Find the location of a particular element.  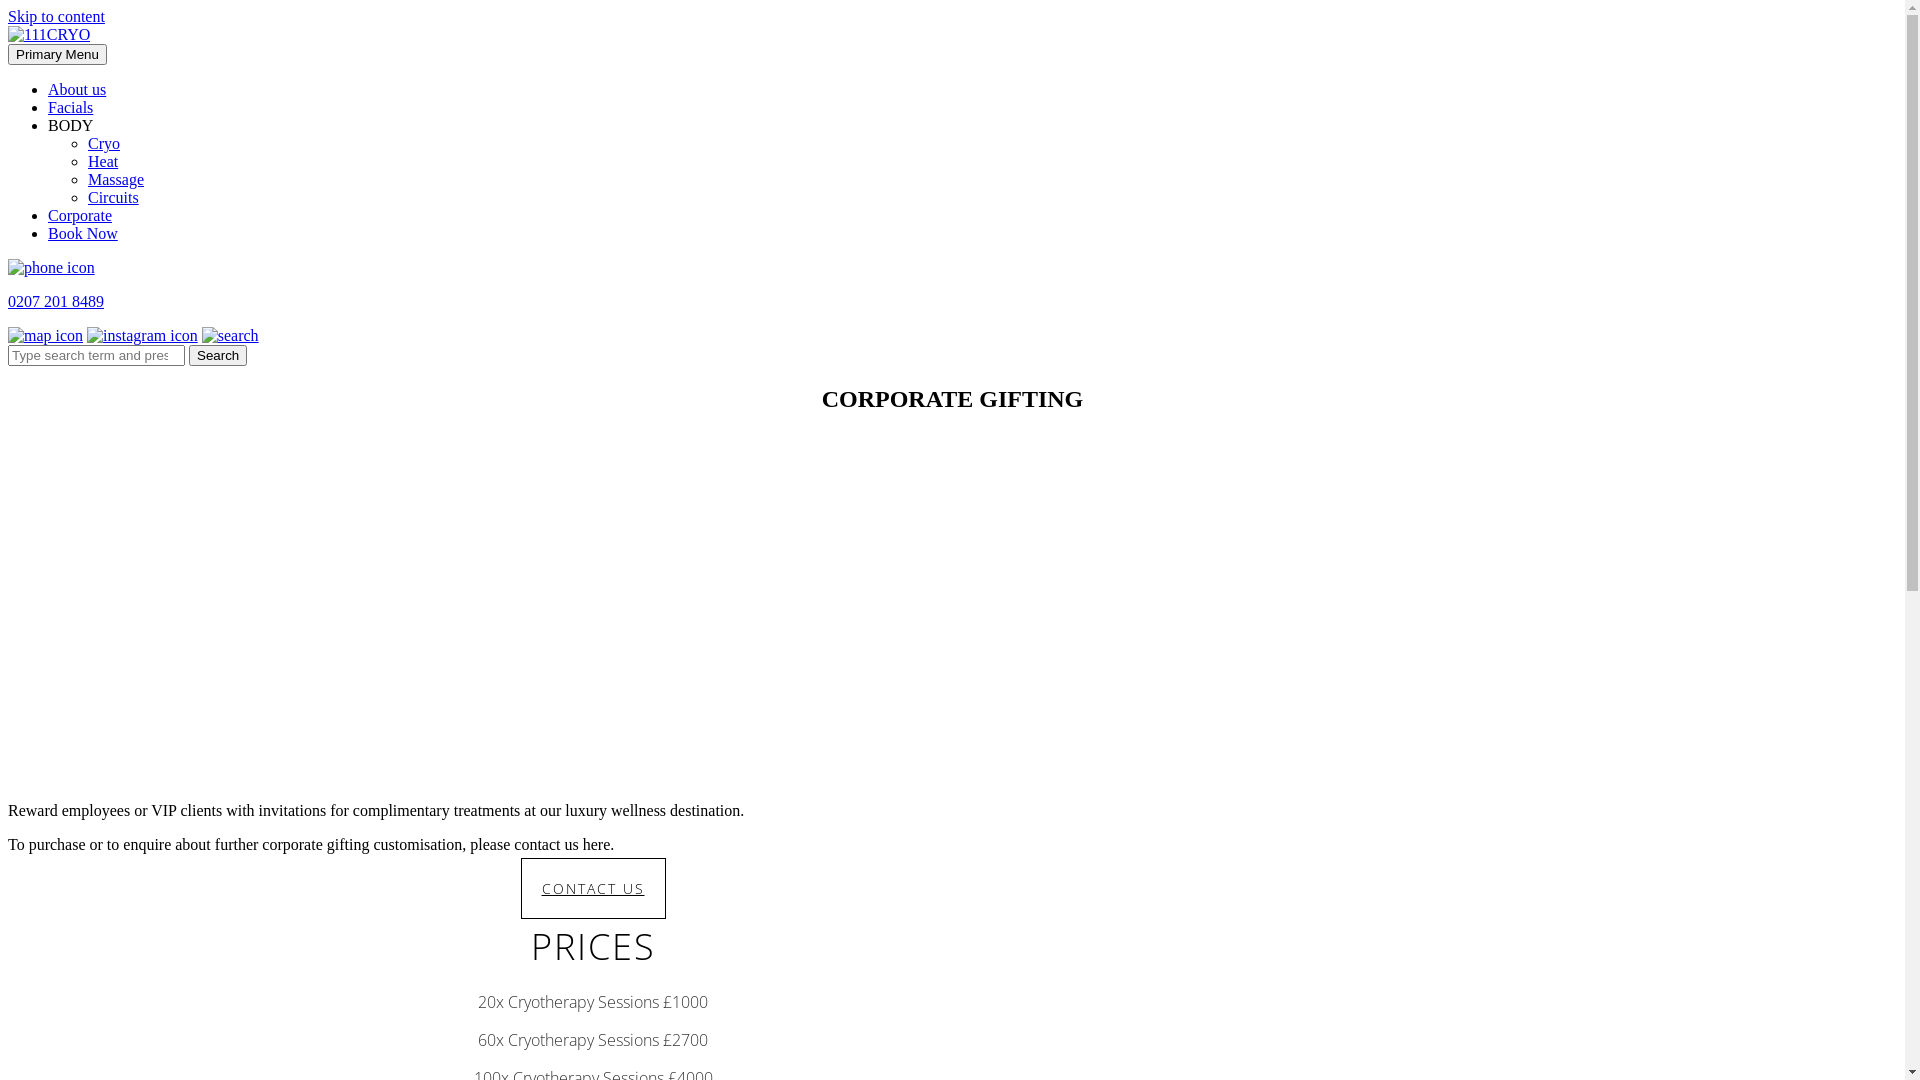

'CONTACT US' is located at coordinates (591, 887).